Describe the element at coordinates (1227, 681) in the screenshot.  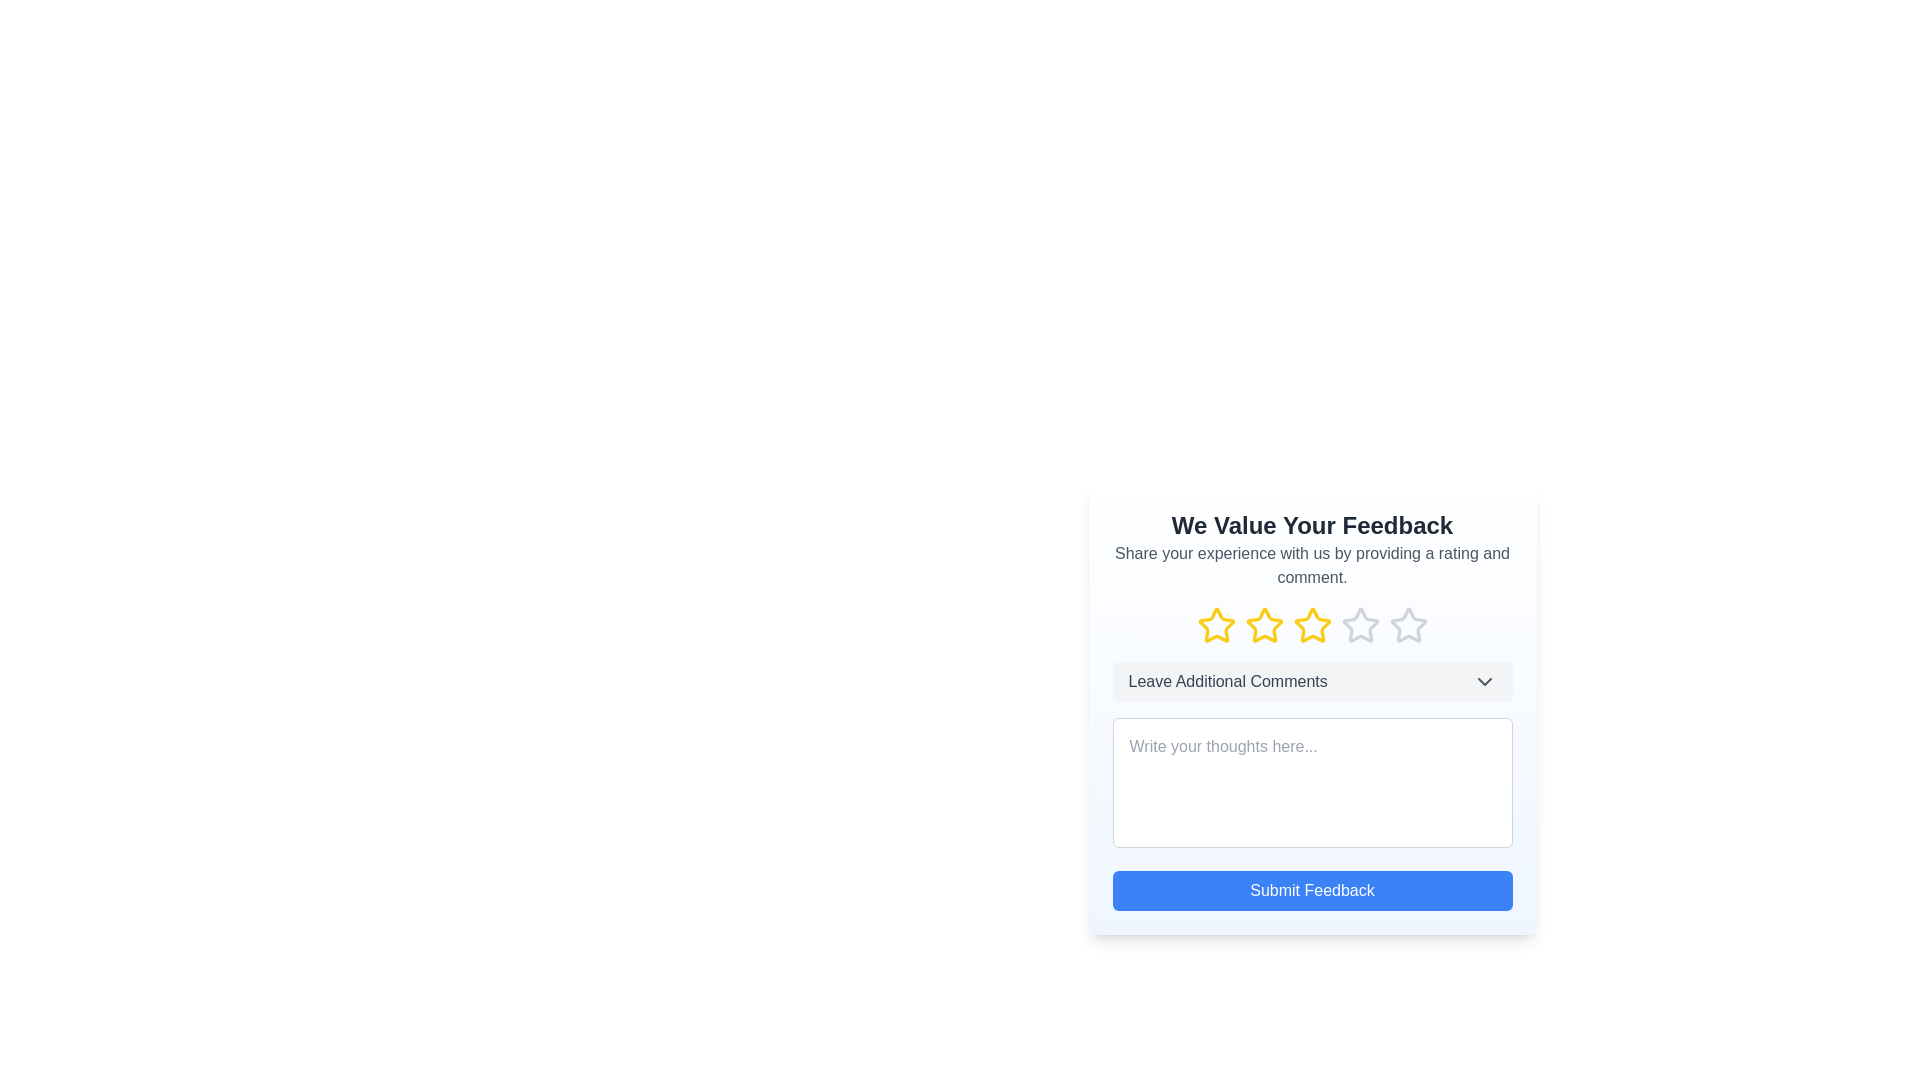
I see `the label that indicates the purpose of the subsequent text input field, which is located near the top-middle of the feedback form, below the rating stars` at that location.